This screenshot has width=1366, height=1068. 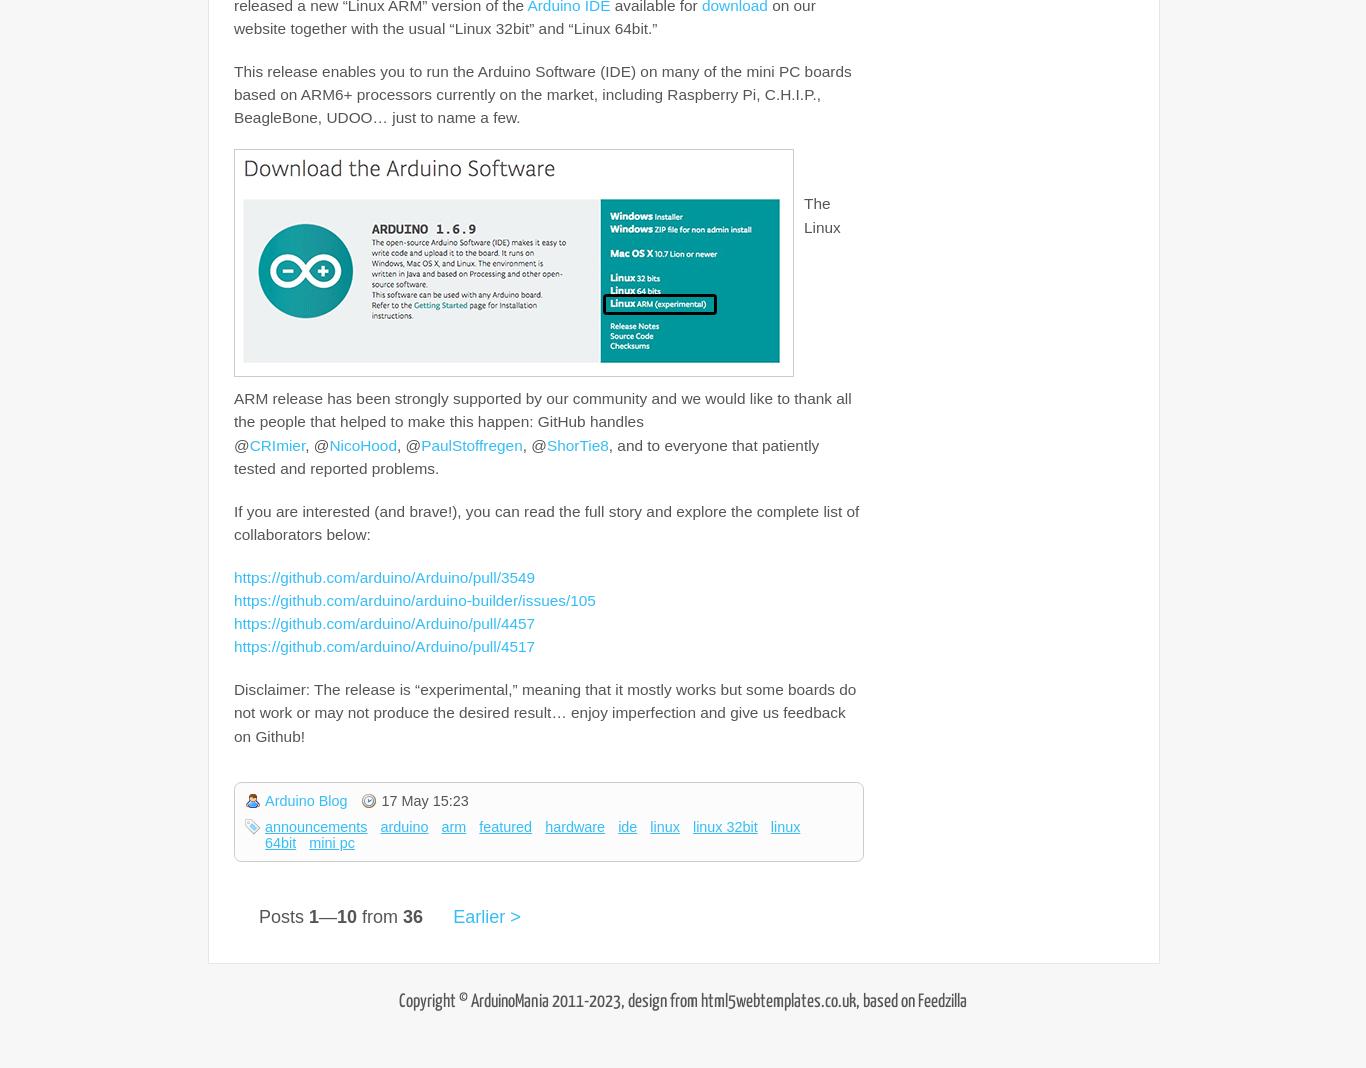 What do you see at coordinates (692, 825) in the screenshot?
I see `'linux 32bit'` at bounding box center [692, 825].